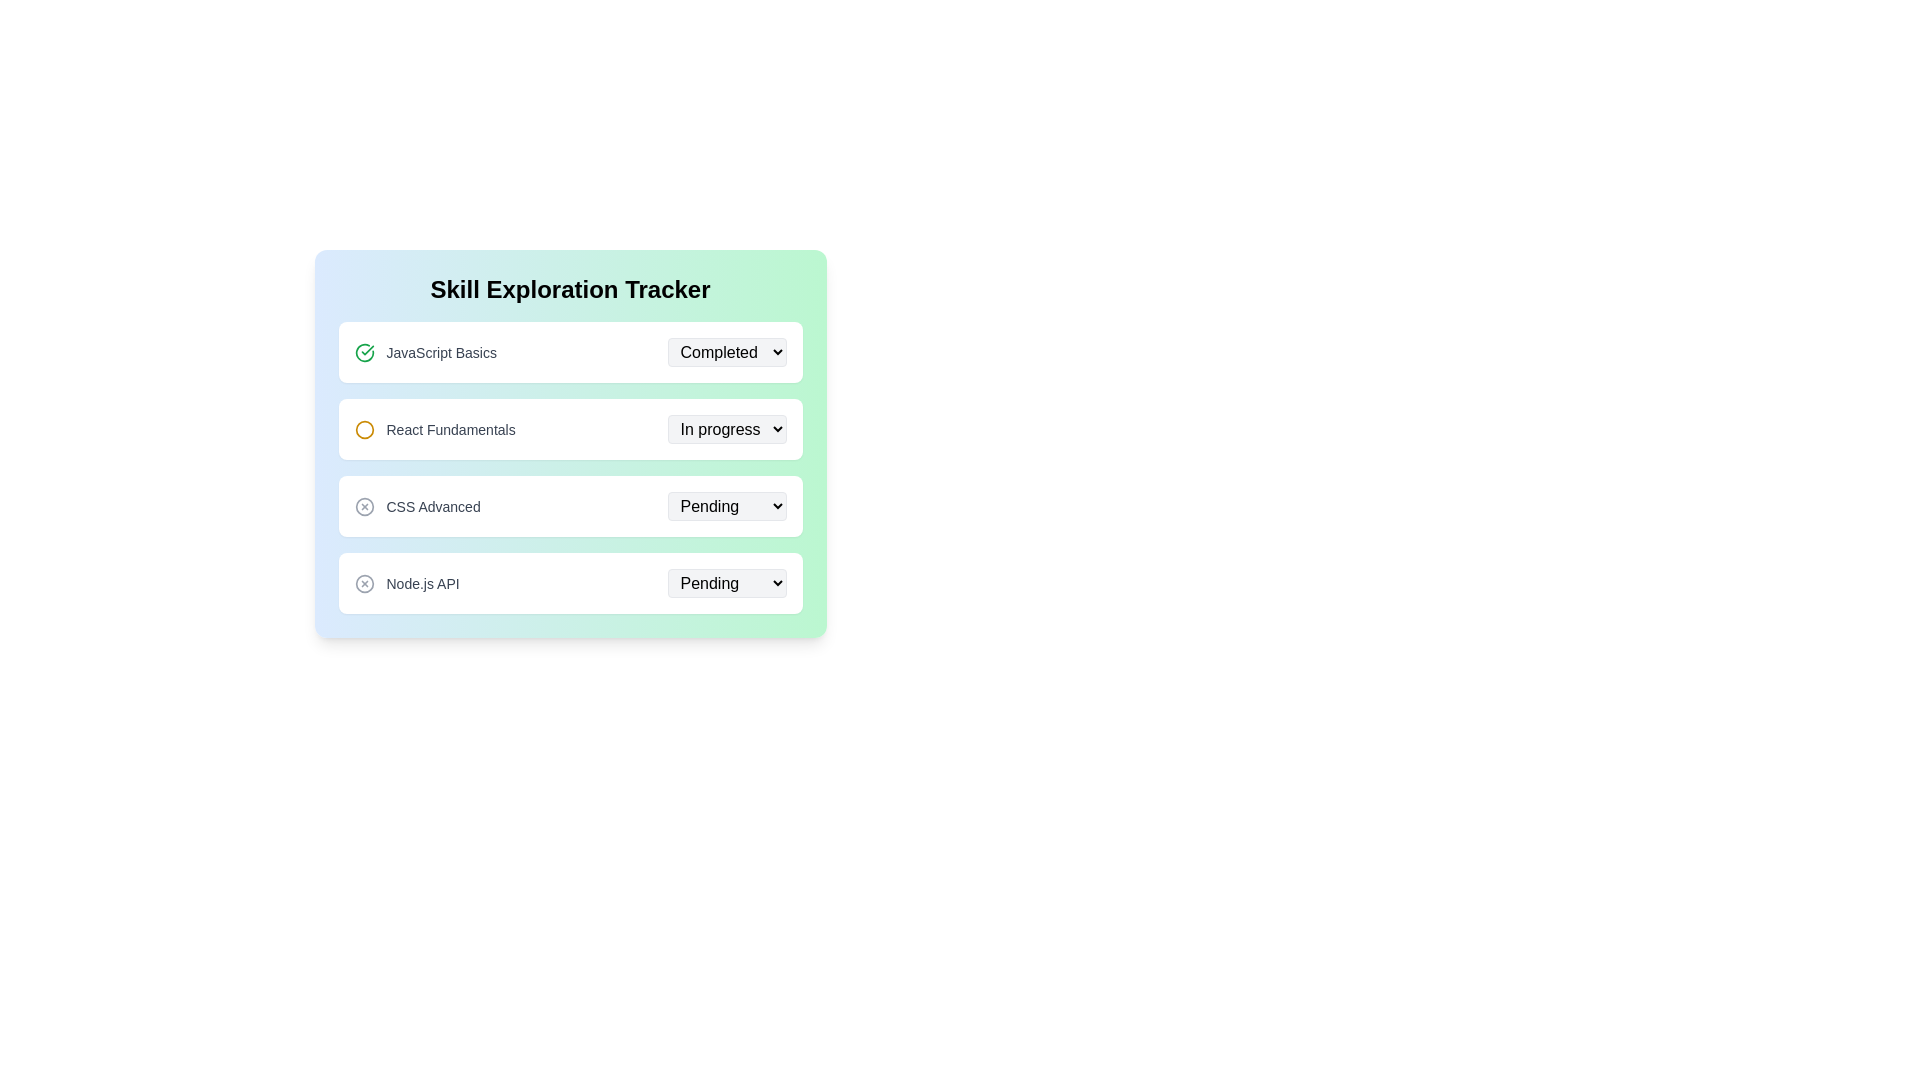 The height and width of the screenshot is (1080, 1920). I want to click on the 'Node.js API' text label located in the fourth row of the skill exploration tracker, which is immediately to the right of a circular icon, so click(422, 583).